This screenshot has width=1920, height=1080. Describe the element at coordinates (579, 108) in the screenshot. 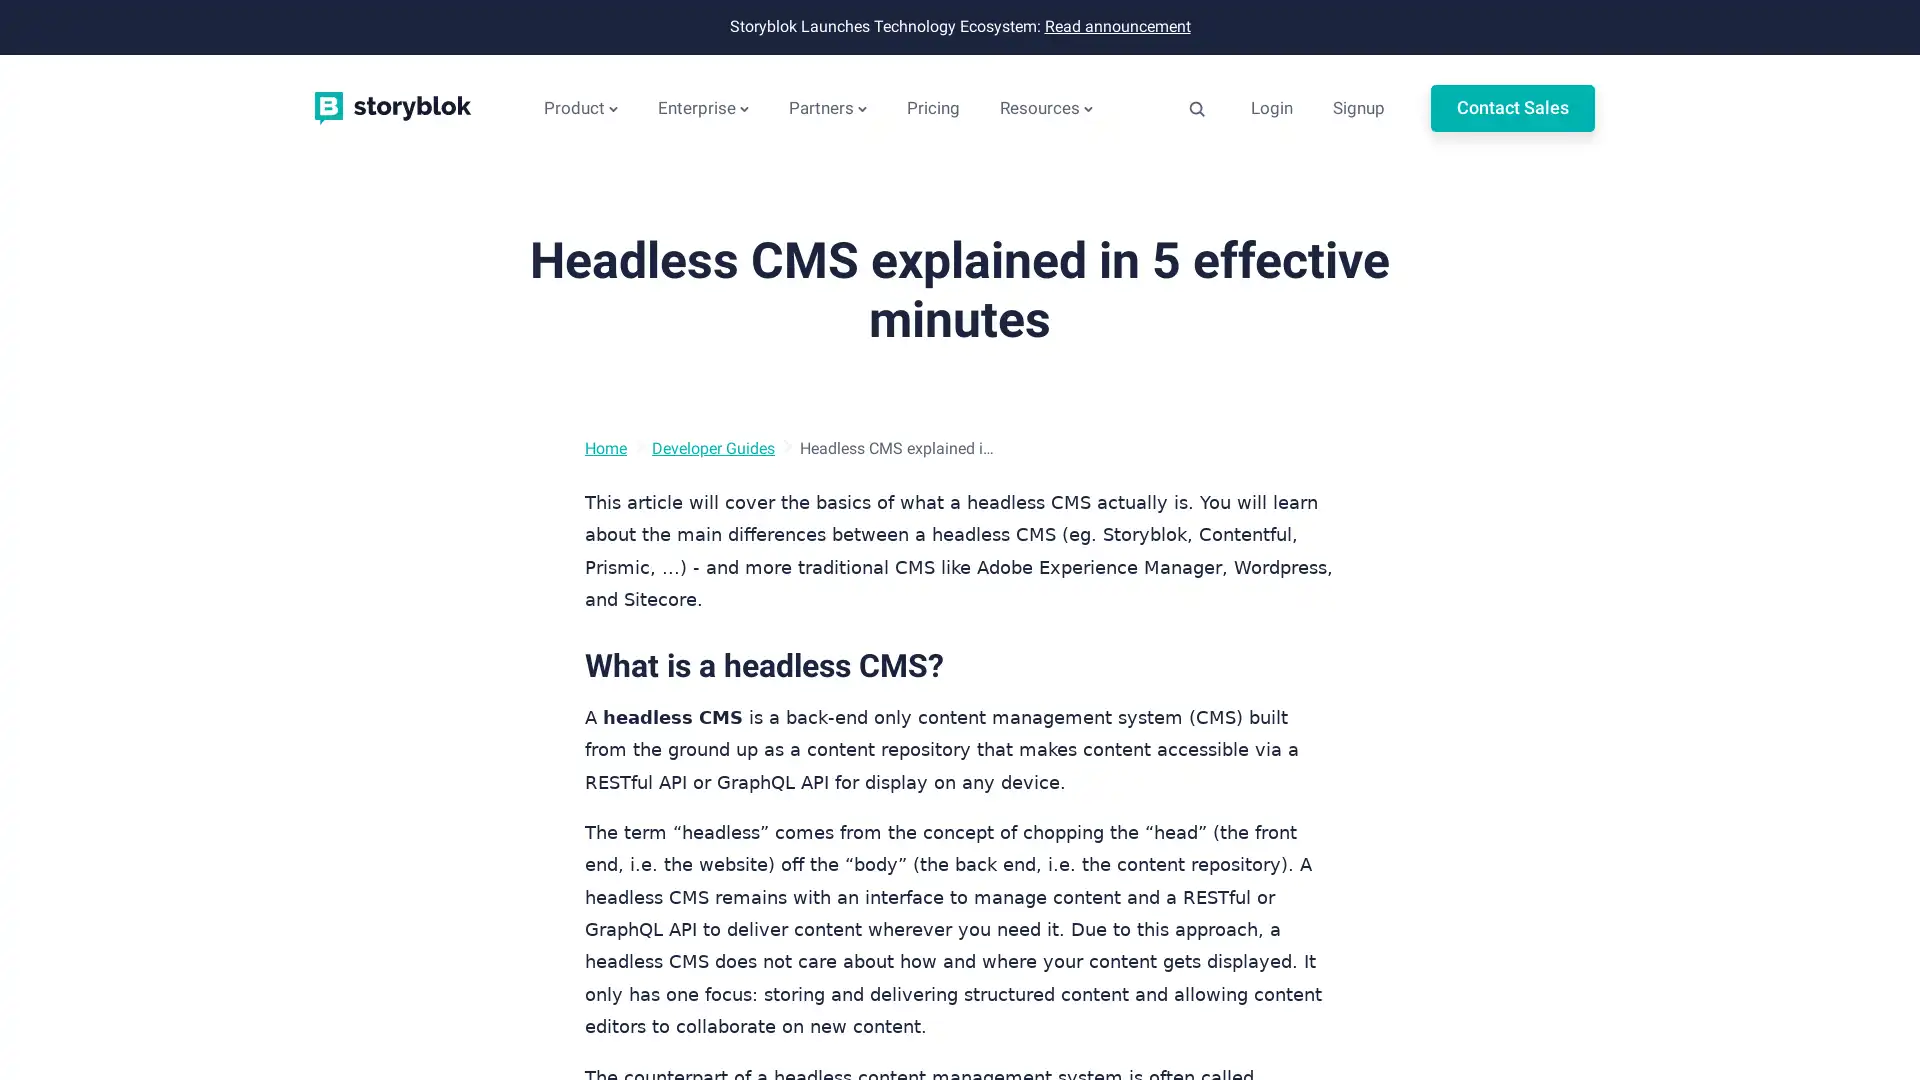

I see `Product` at that location.